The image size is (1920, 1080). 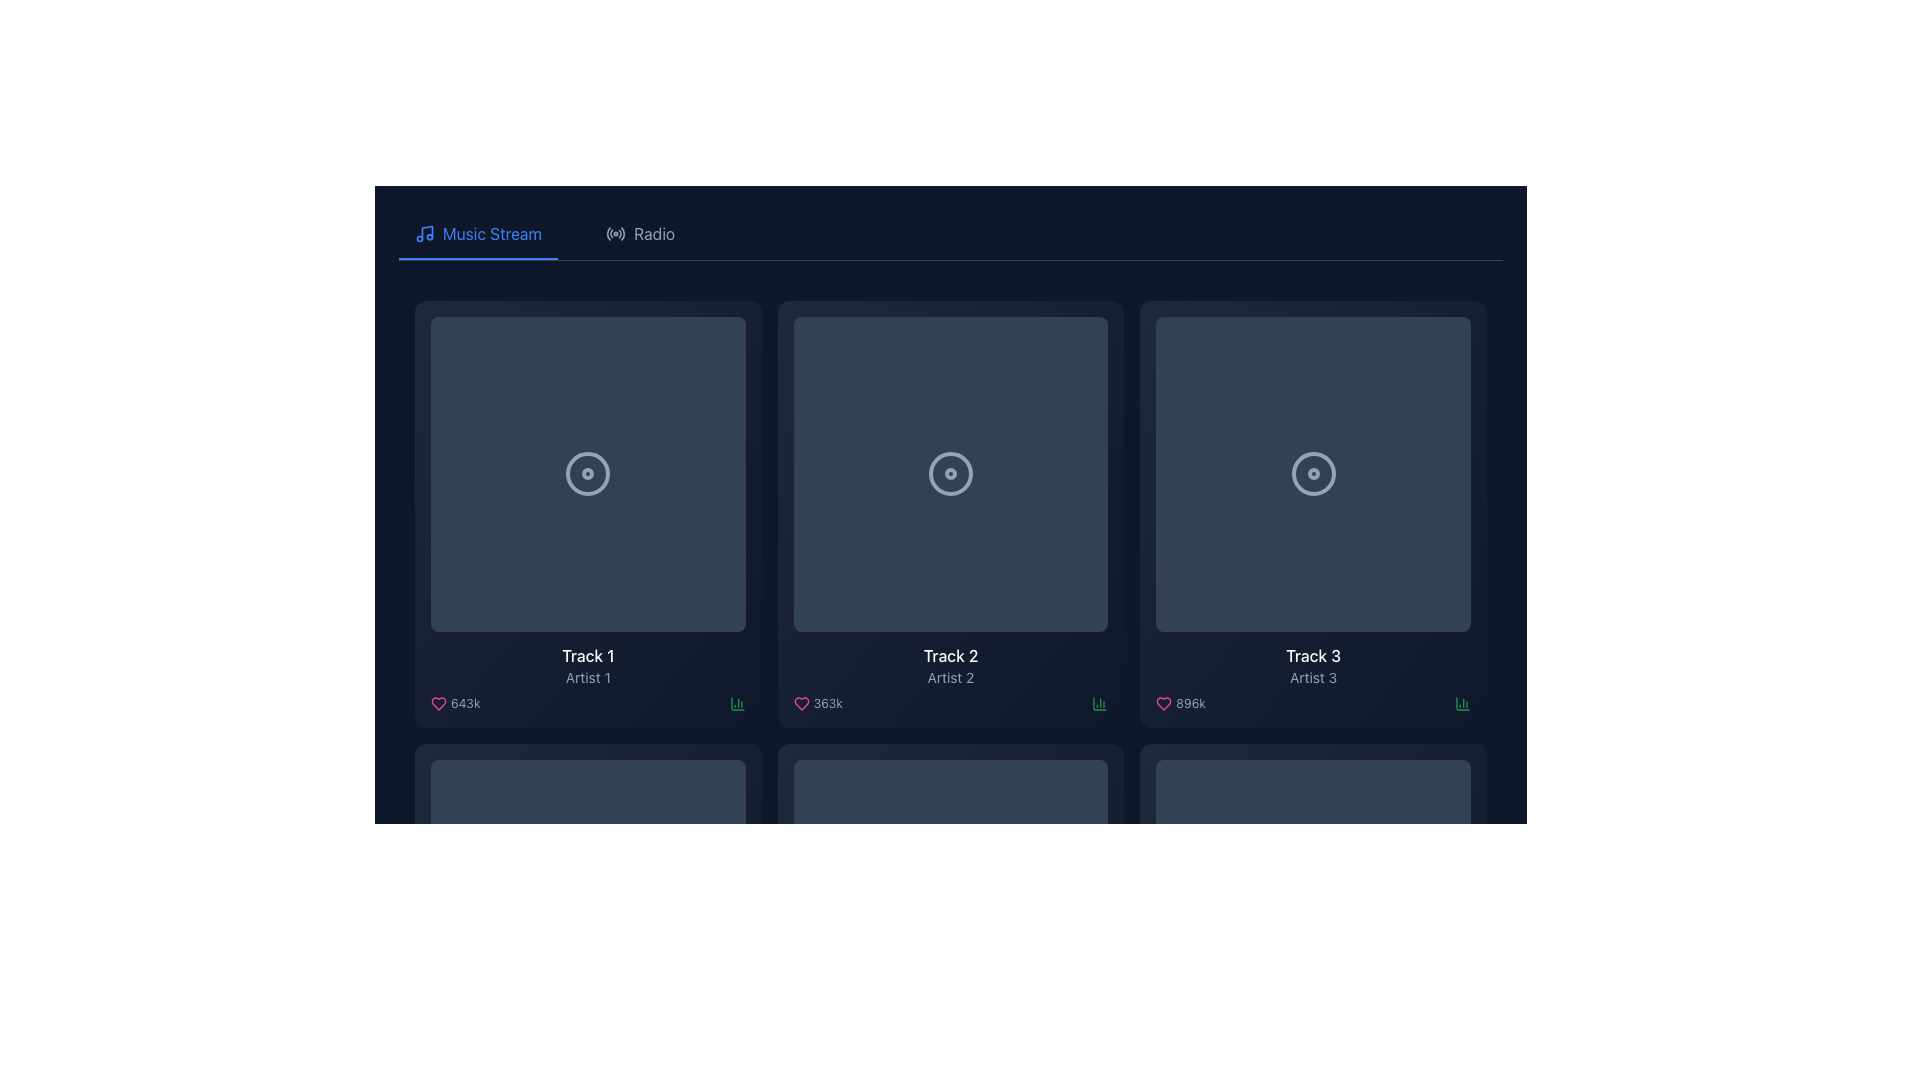 What do you see at coordinates (614, 233) in the screenshot?
I see `the radio wave icon located to the left of the 'Radio' label in the navigation tab` at bounding box center [614, 233].